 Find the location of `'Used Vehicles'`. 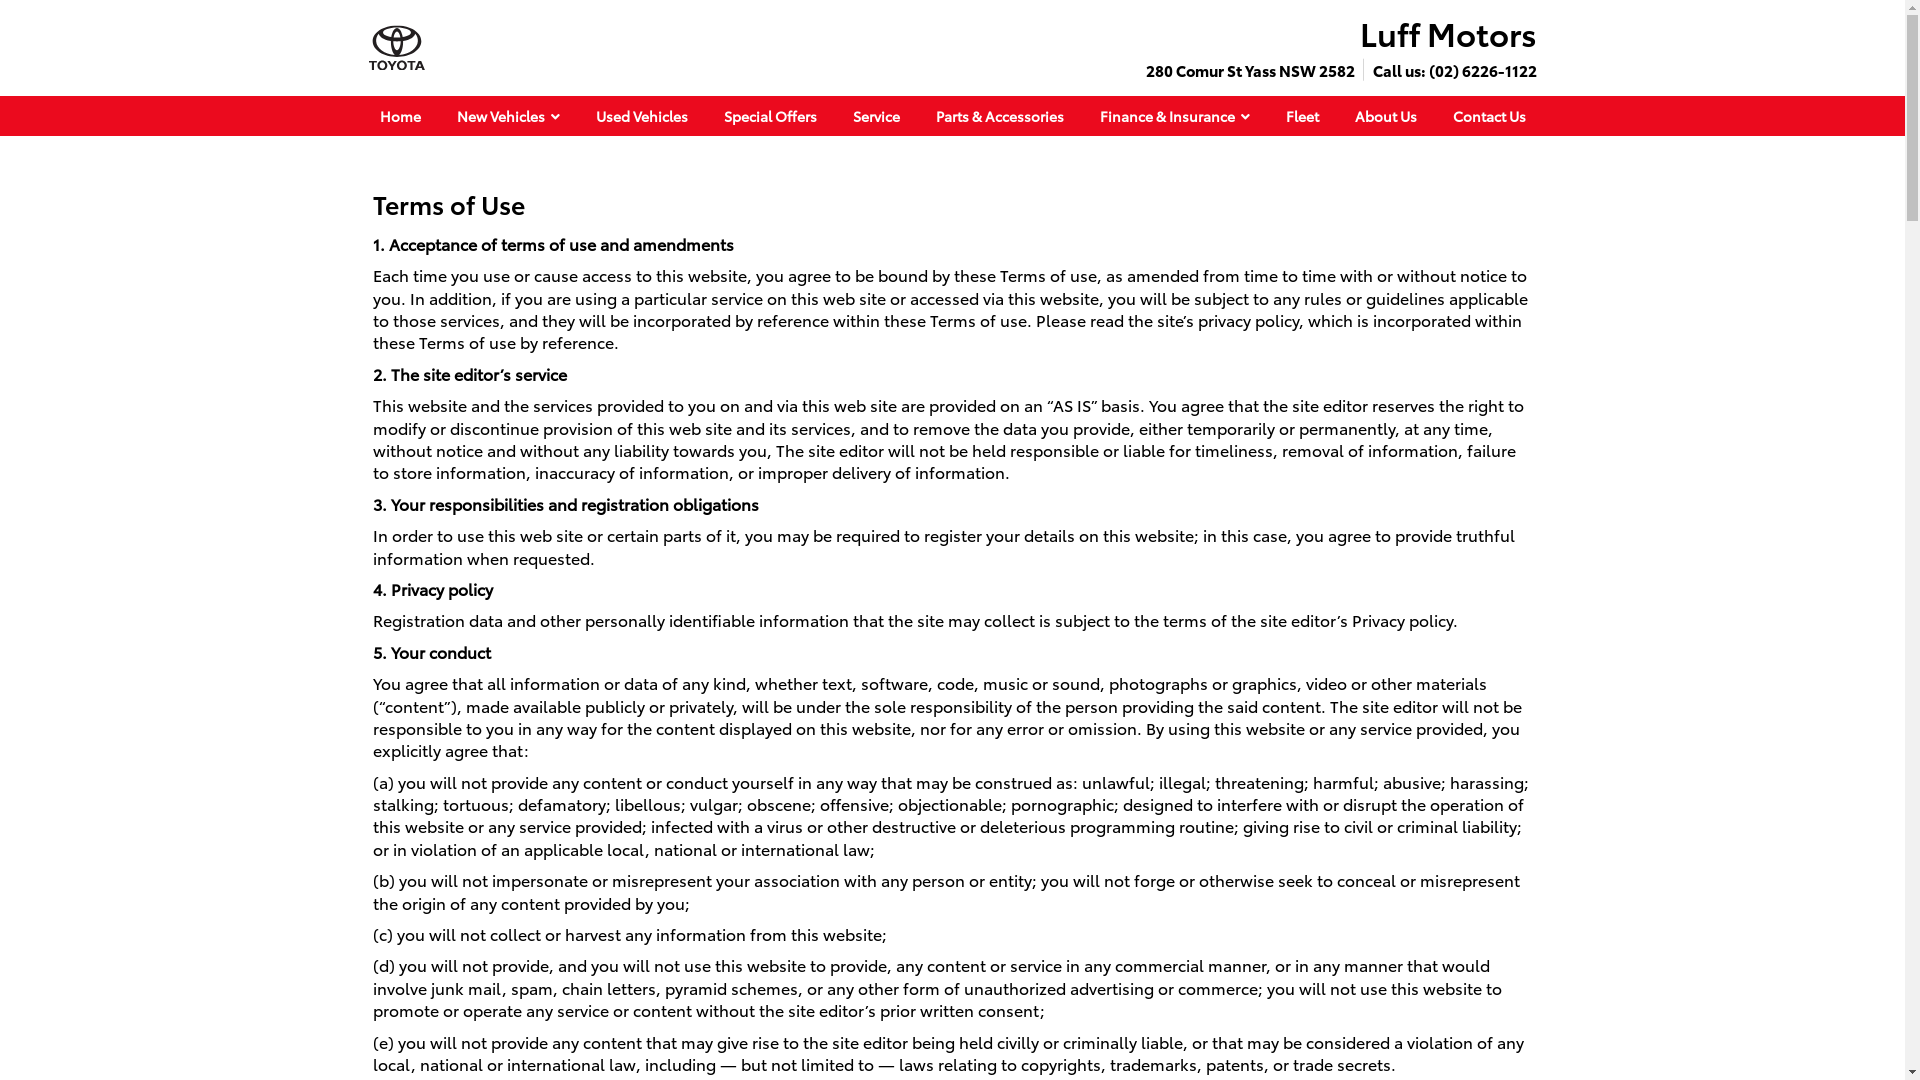

'Used Vehicles' is located at coordinates (576, 115).